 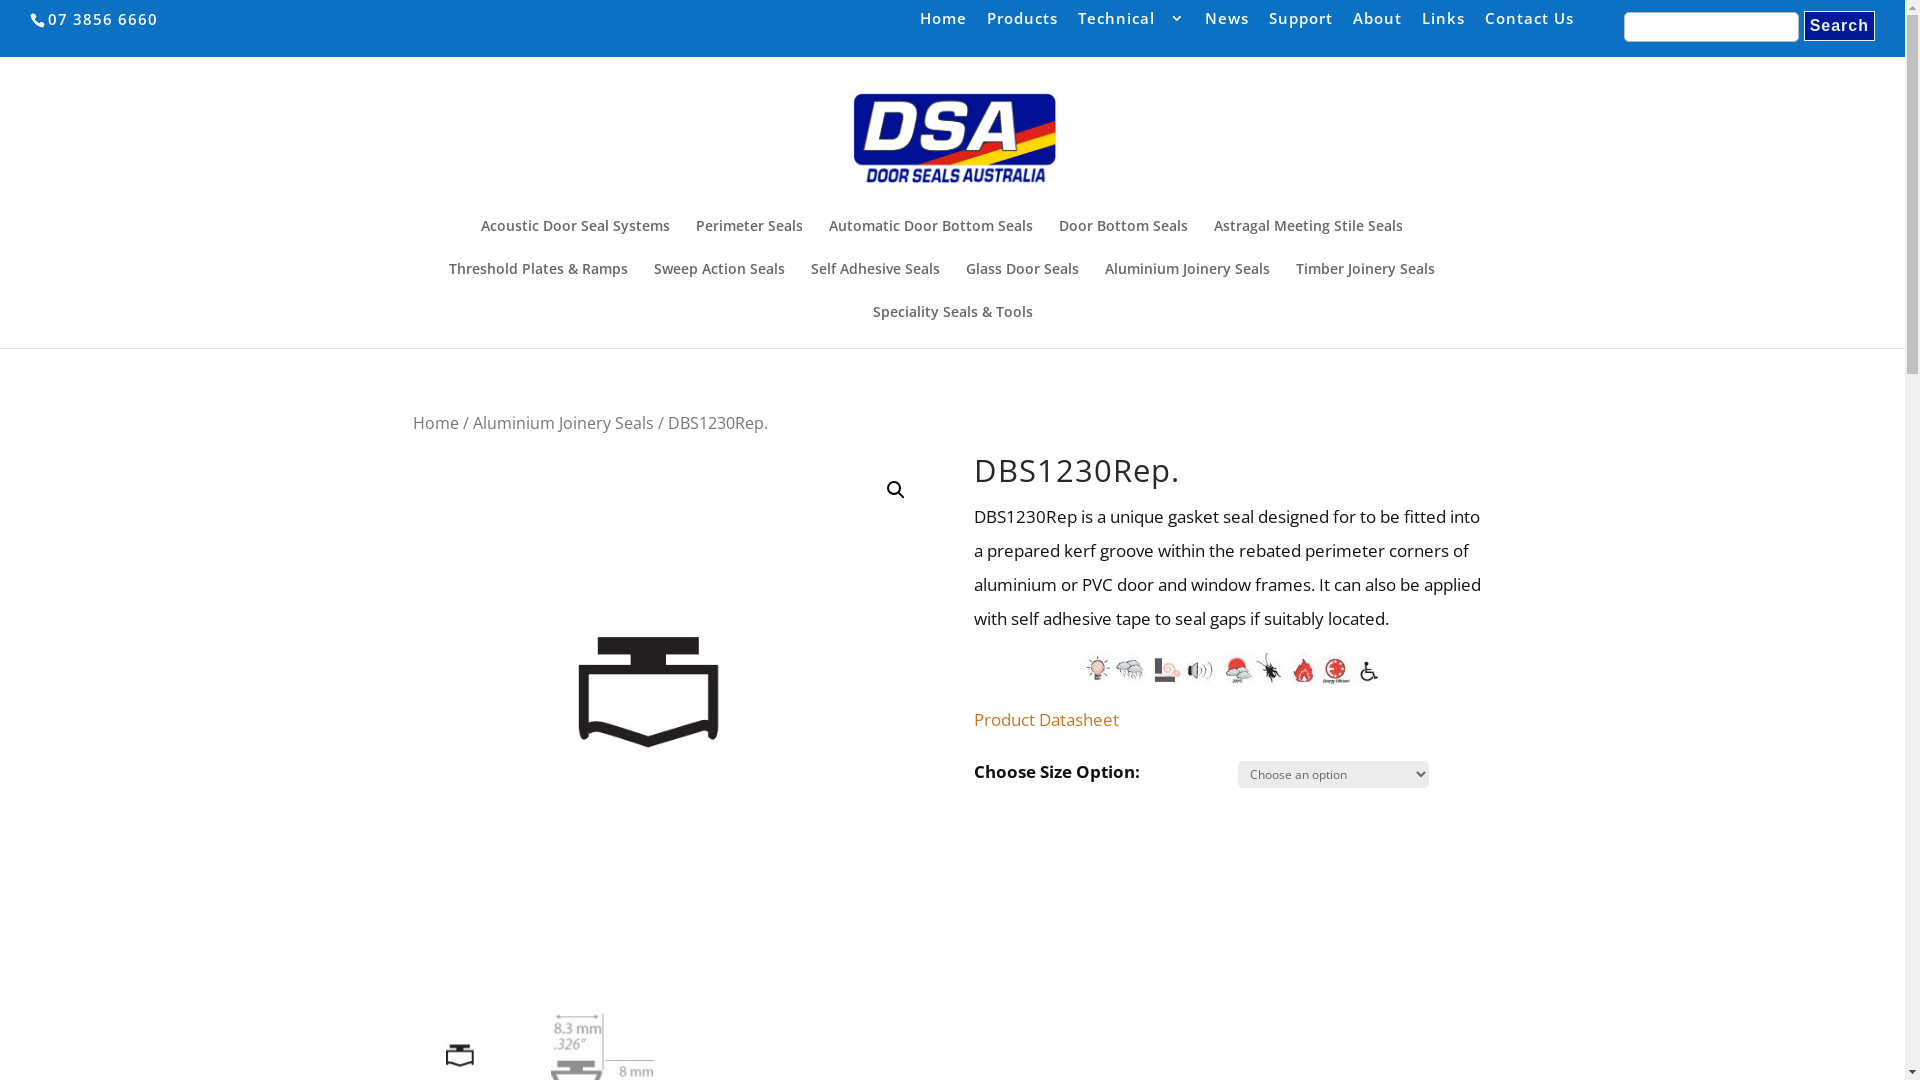 I want to click on 'Threshold Plates & Ramps', so click(x=537, y=283).